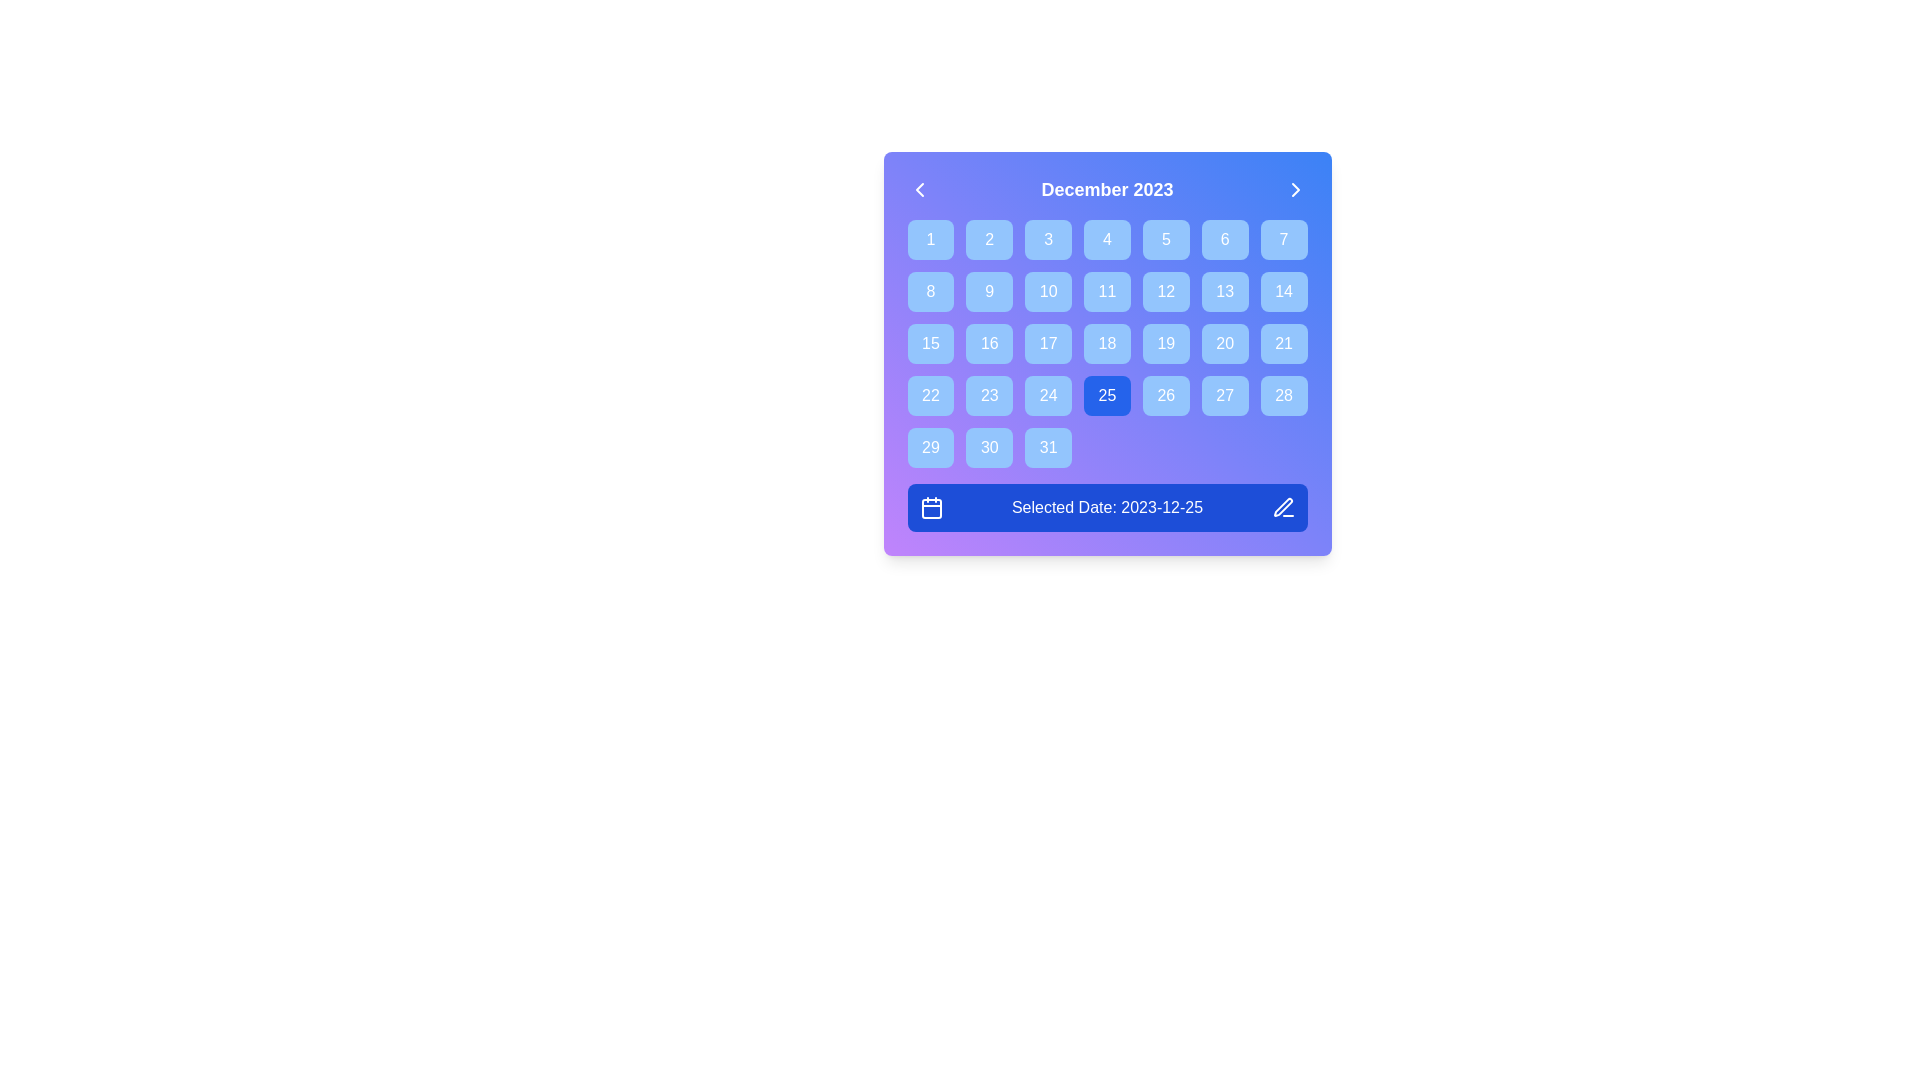 This screenshot has width=1920, height=1080. I want to click on the left-pointing chevron icon in the header of the calendar component, so click(918, 189).